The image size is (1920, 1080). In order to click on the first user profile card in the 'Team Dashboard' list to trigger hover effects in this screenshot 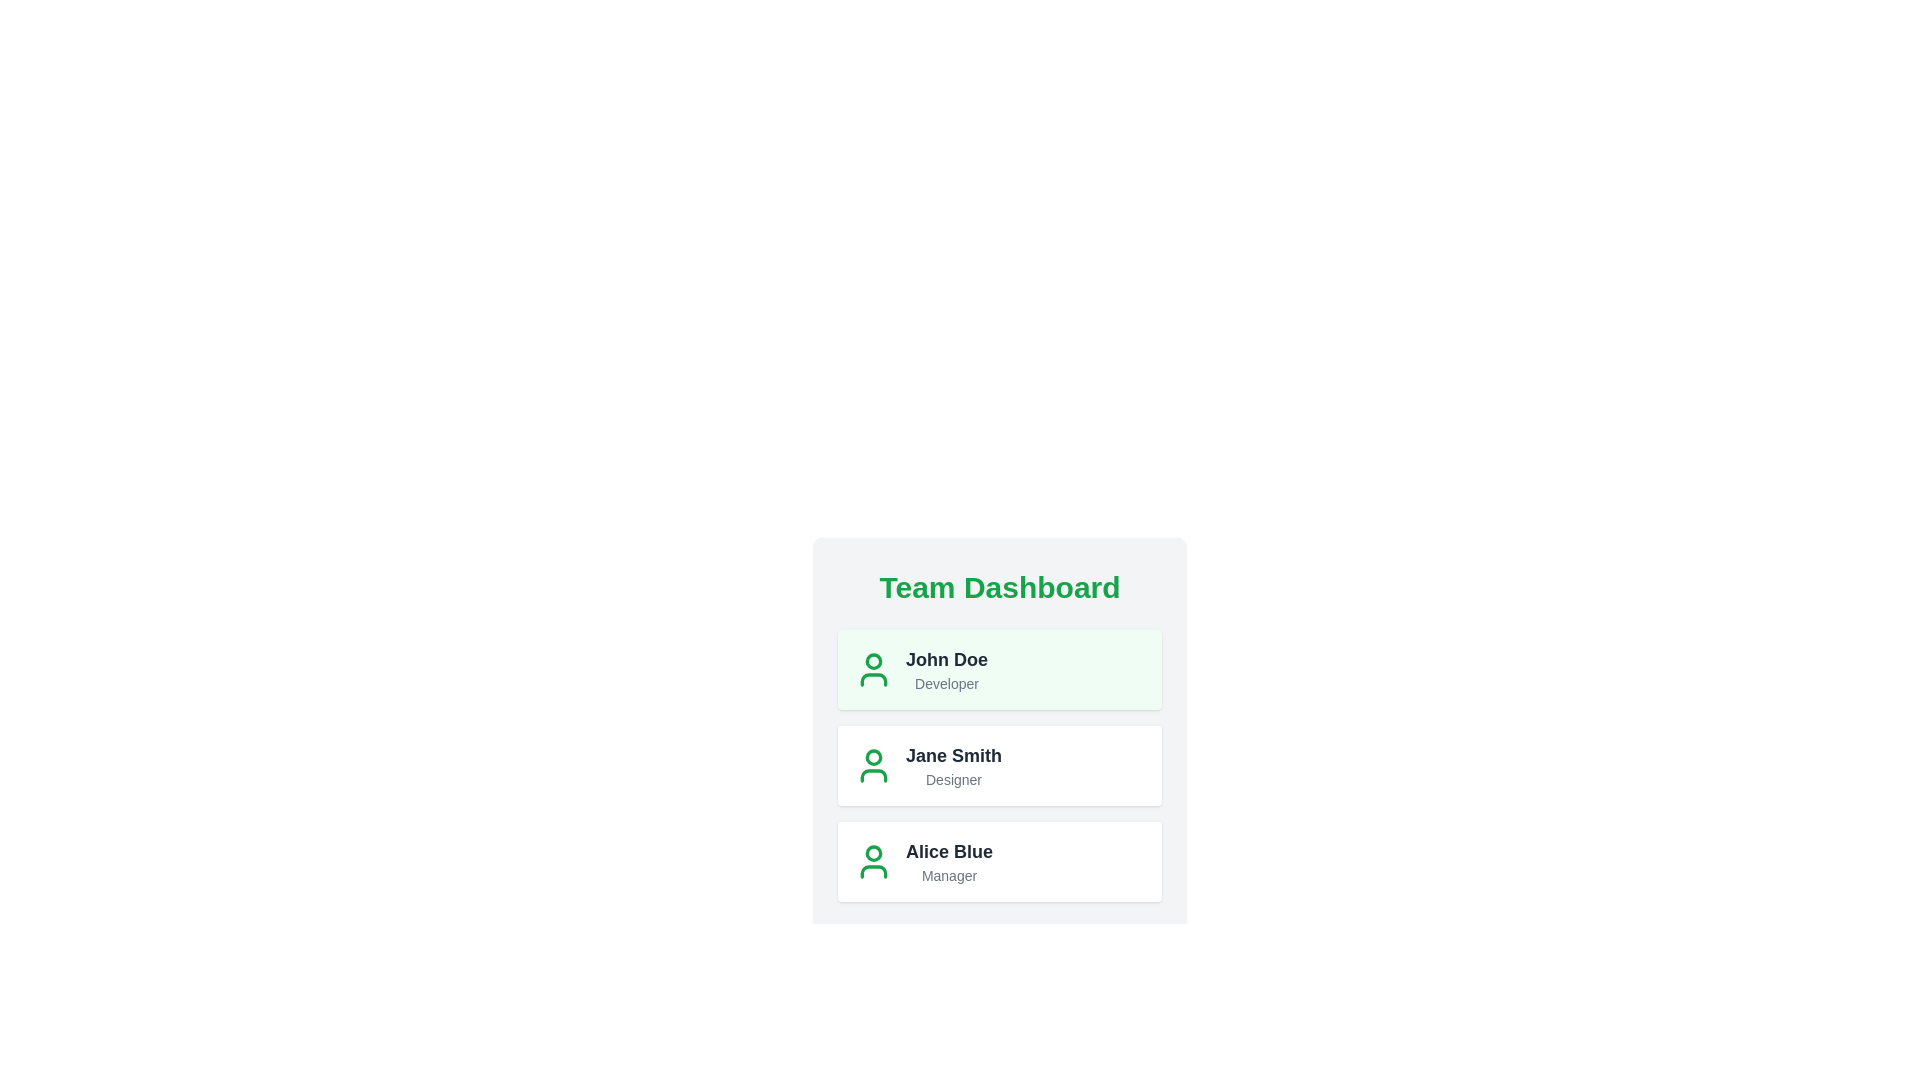, I will do `click(999, 670)`.